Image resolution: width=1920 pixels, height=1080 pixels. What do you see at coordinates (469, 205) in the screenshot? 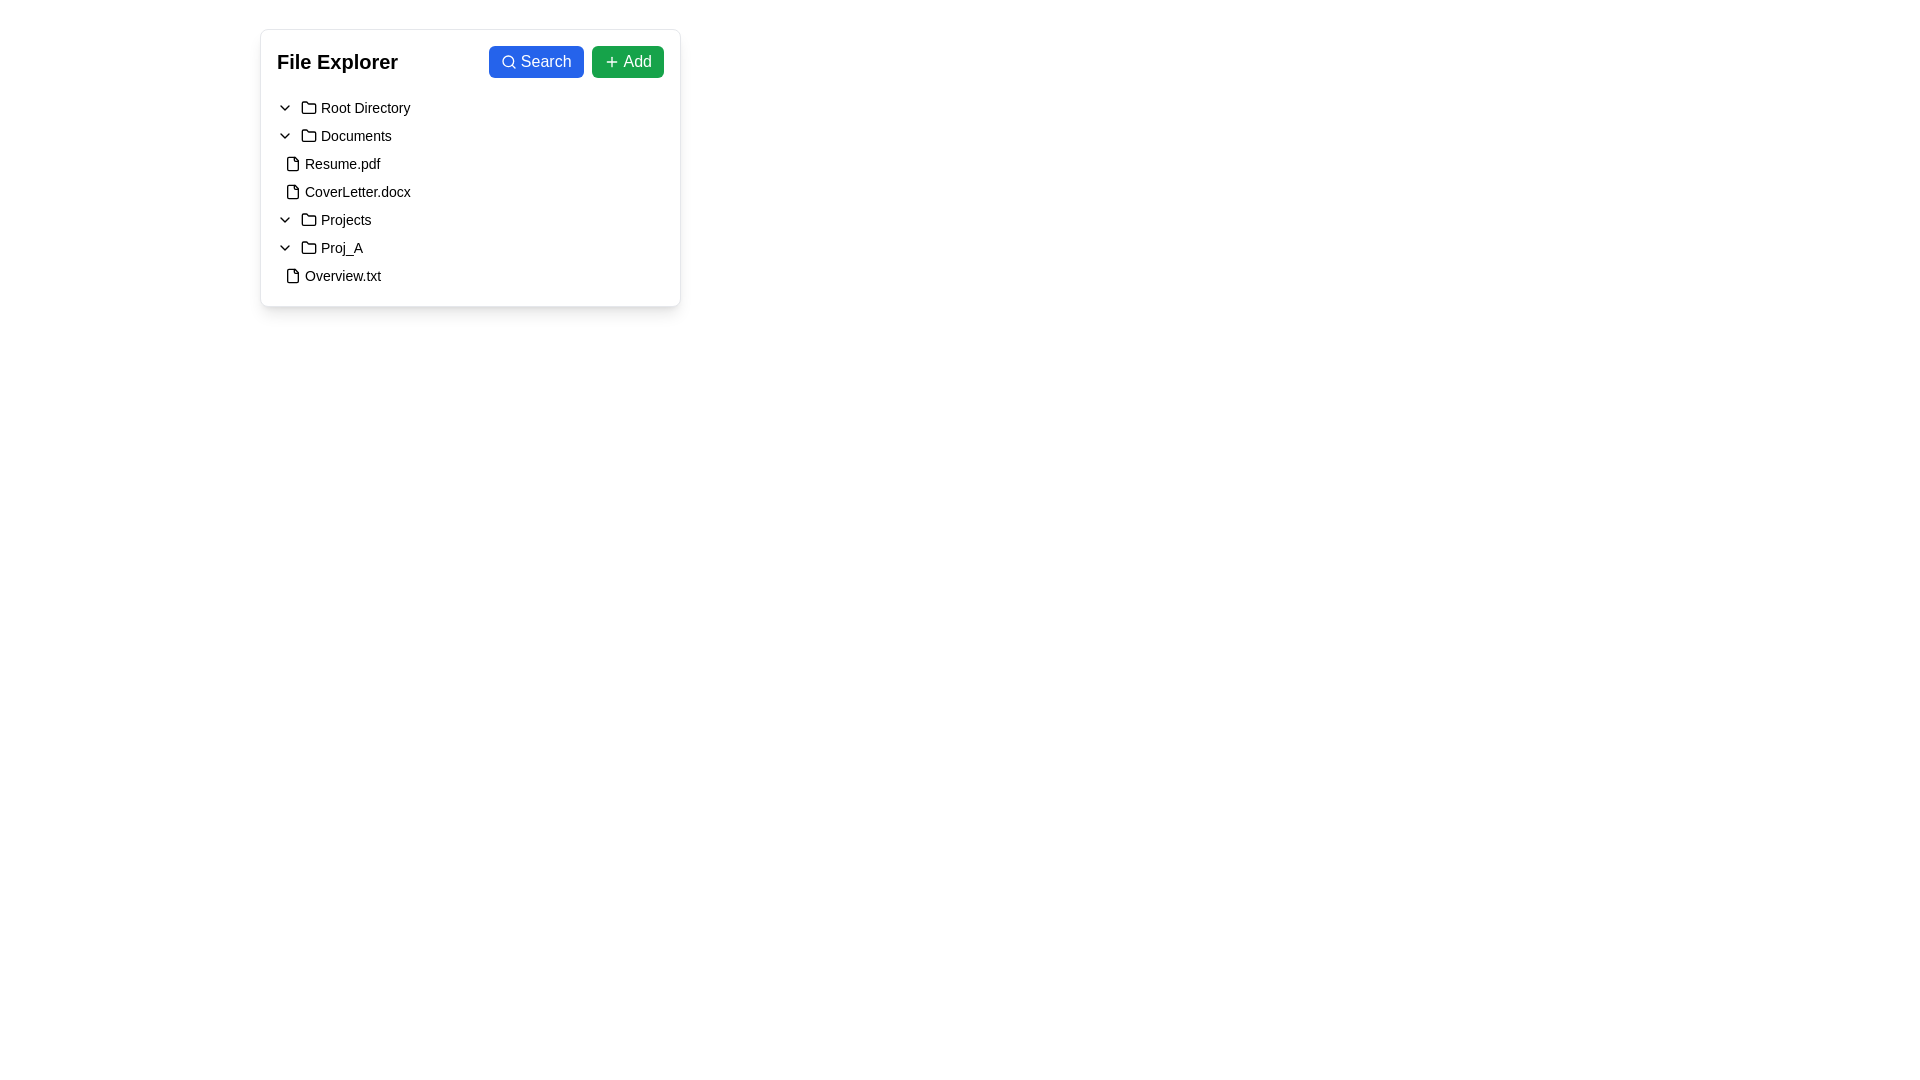
I see `an item from the 'Documents' folder node in the file explorer tree view` at bounding box center [469, 205].